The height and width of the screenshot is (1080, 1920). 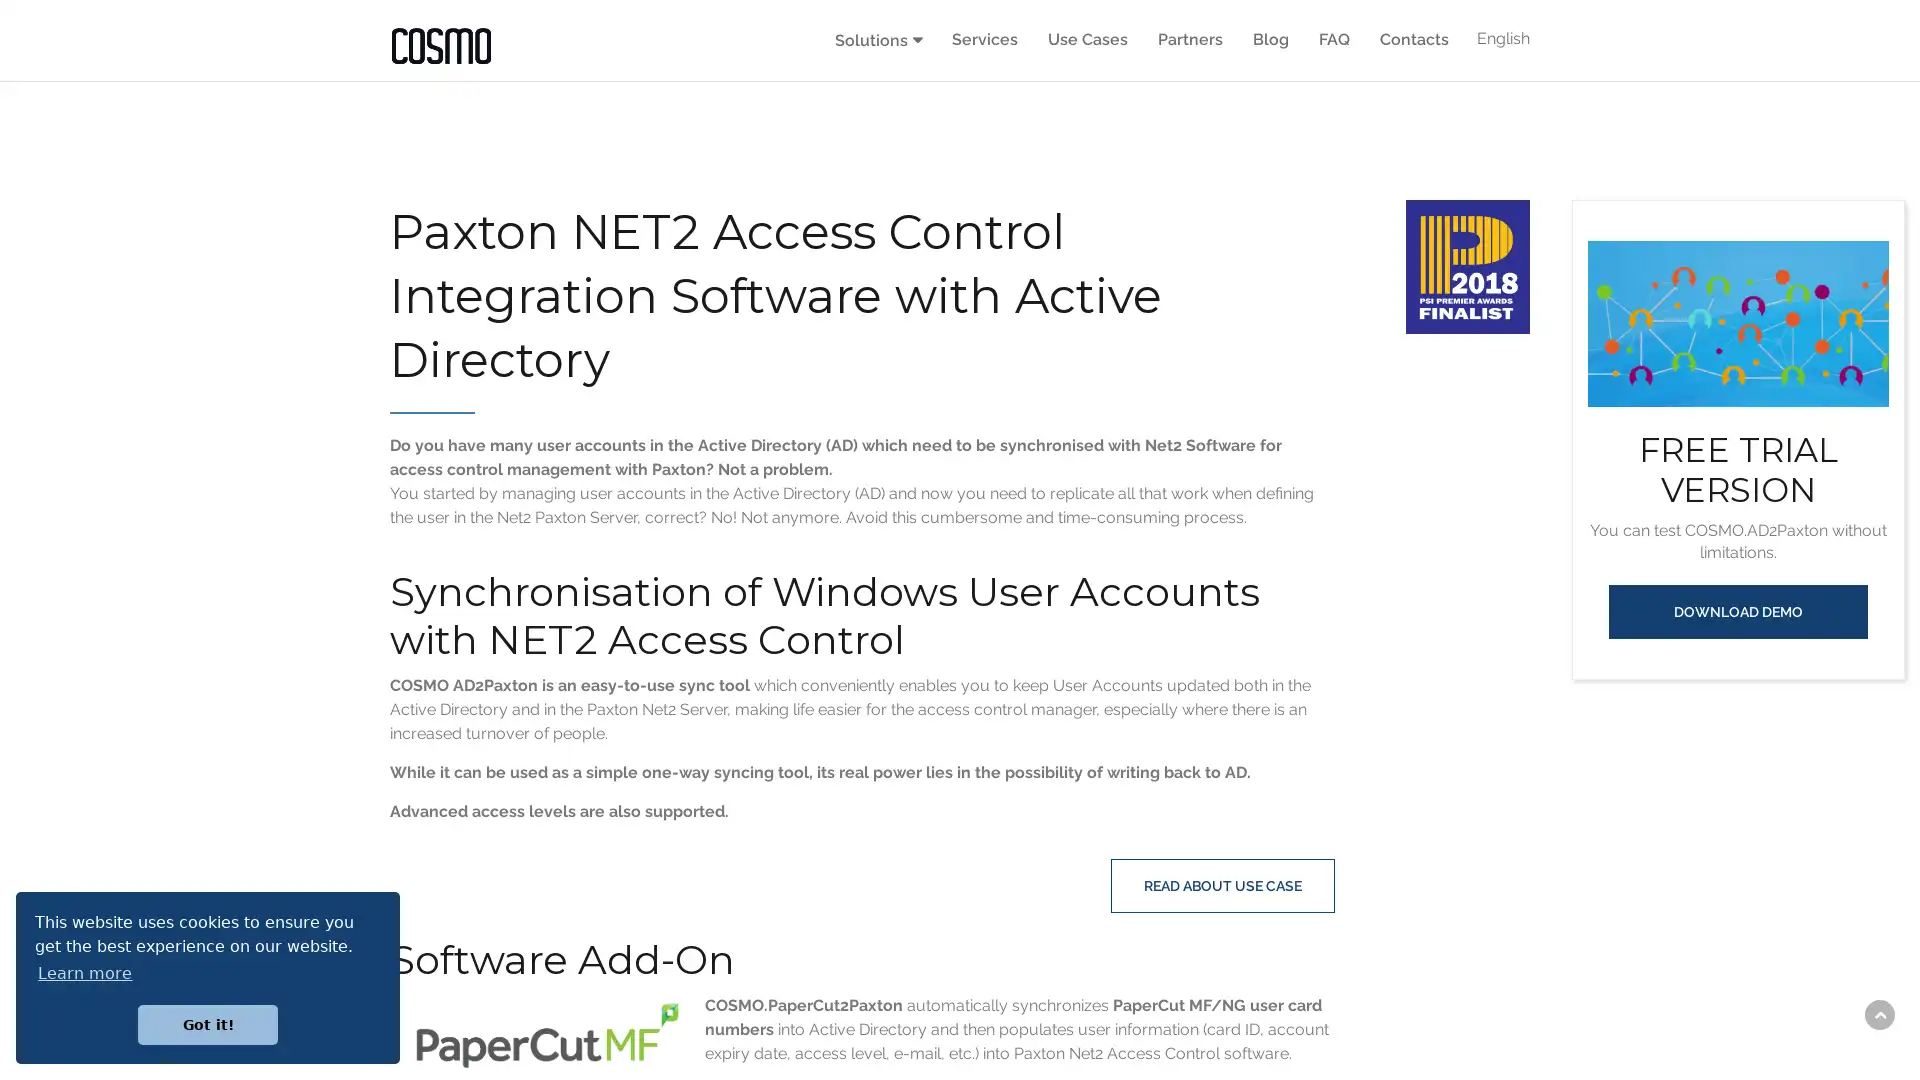 What do you see at coordinates (84, 972) in the screenshot?
I see `learn more about cookies` at bounding box center [84, 972].